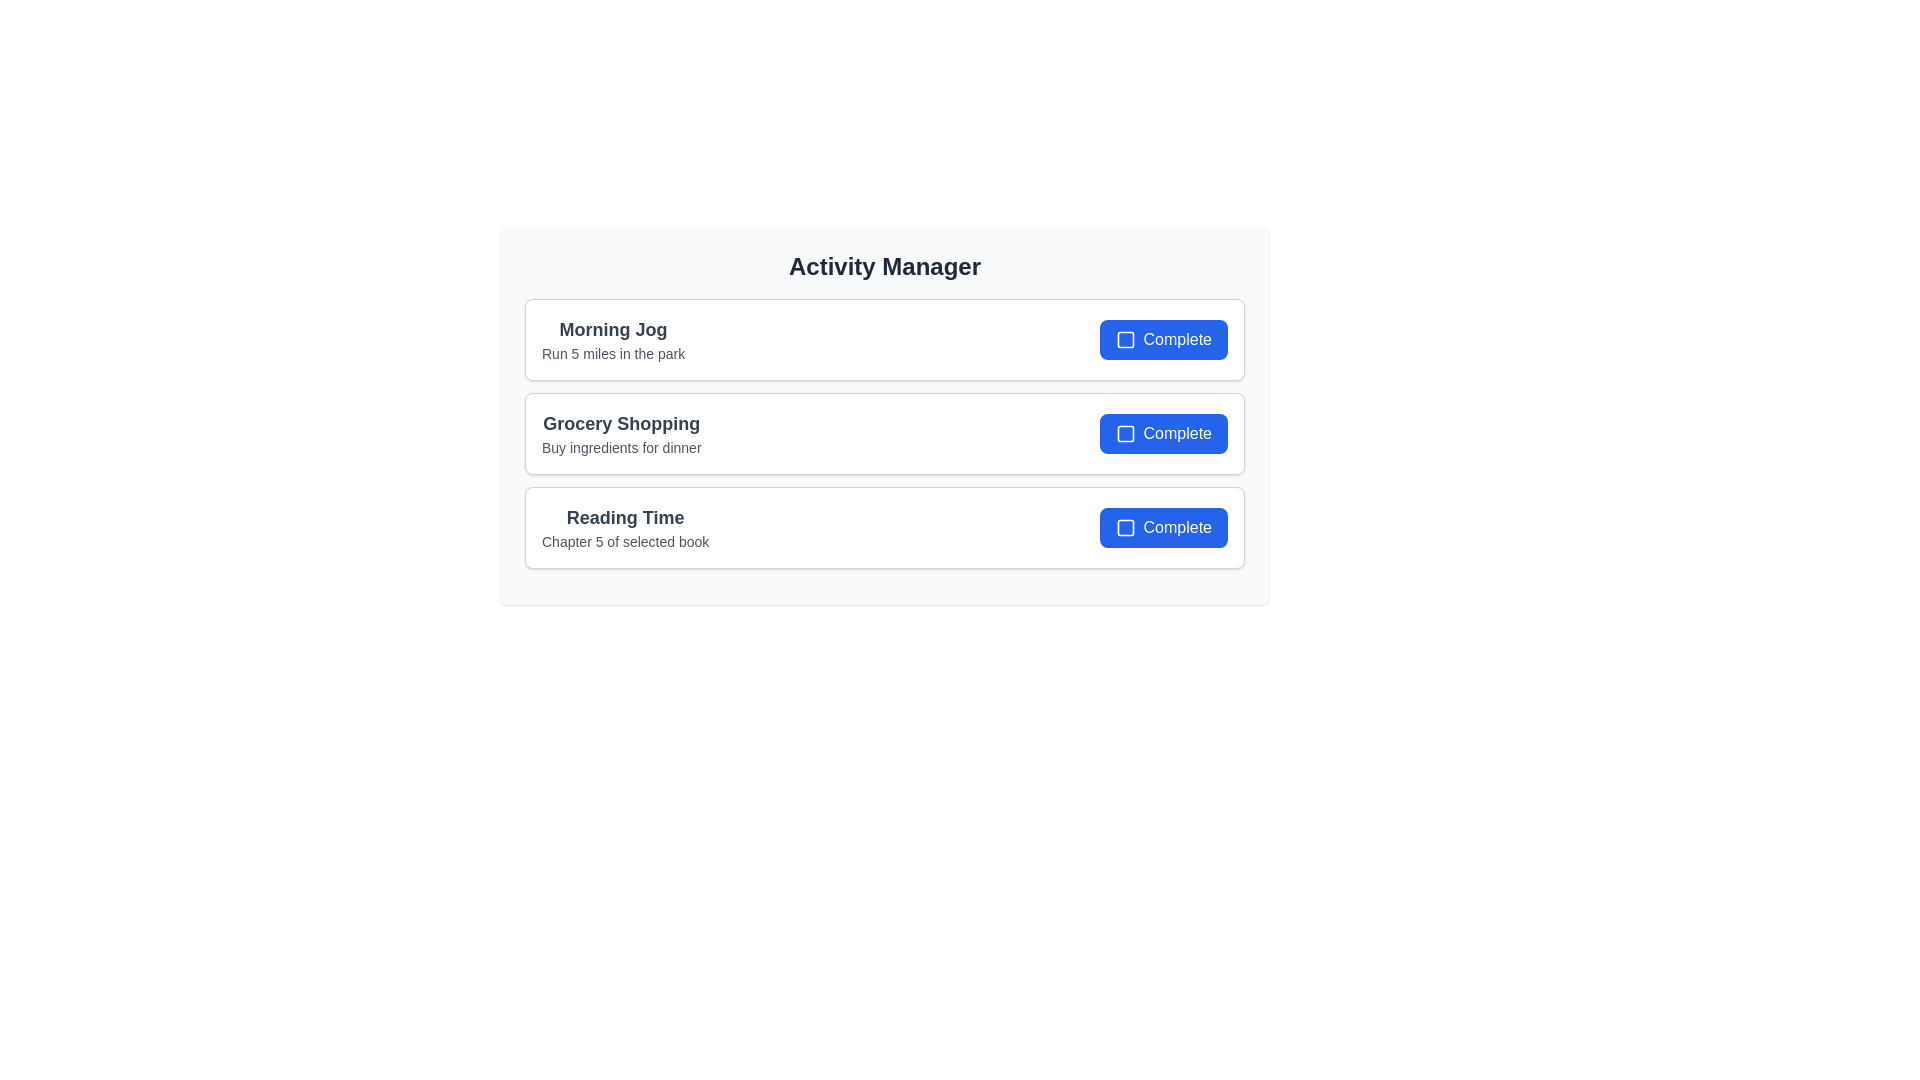  What do you see at coordinates (883, 433) in the screenshot?
I see `the Task card element, which is located between 'Morning Jog' and 'Reading Time' in the task manager list` at bounding box center [883, 433].